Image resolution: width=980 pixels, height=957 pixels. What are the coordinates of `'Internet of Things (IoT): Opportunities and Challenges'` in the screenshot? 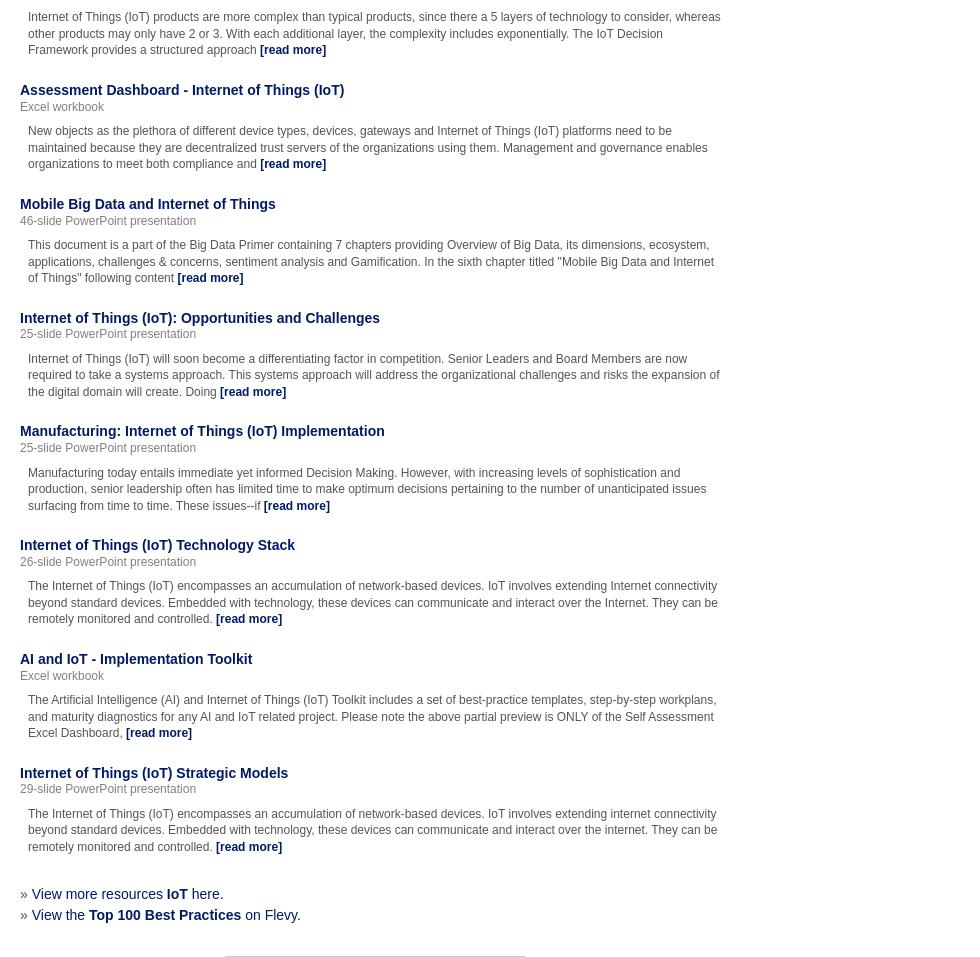 It's located at (200, 316).